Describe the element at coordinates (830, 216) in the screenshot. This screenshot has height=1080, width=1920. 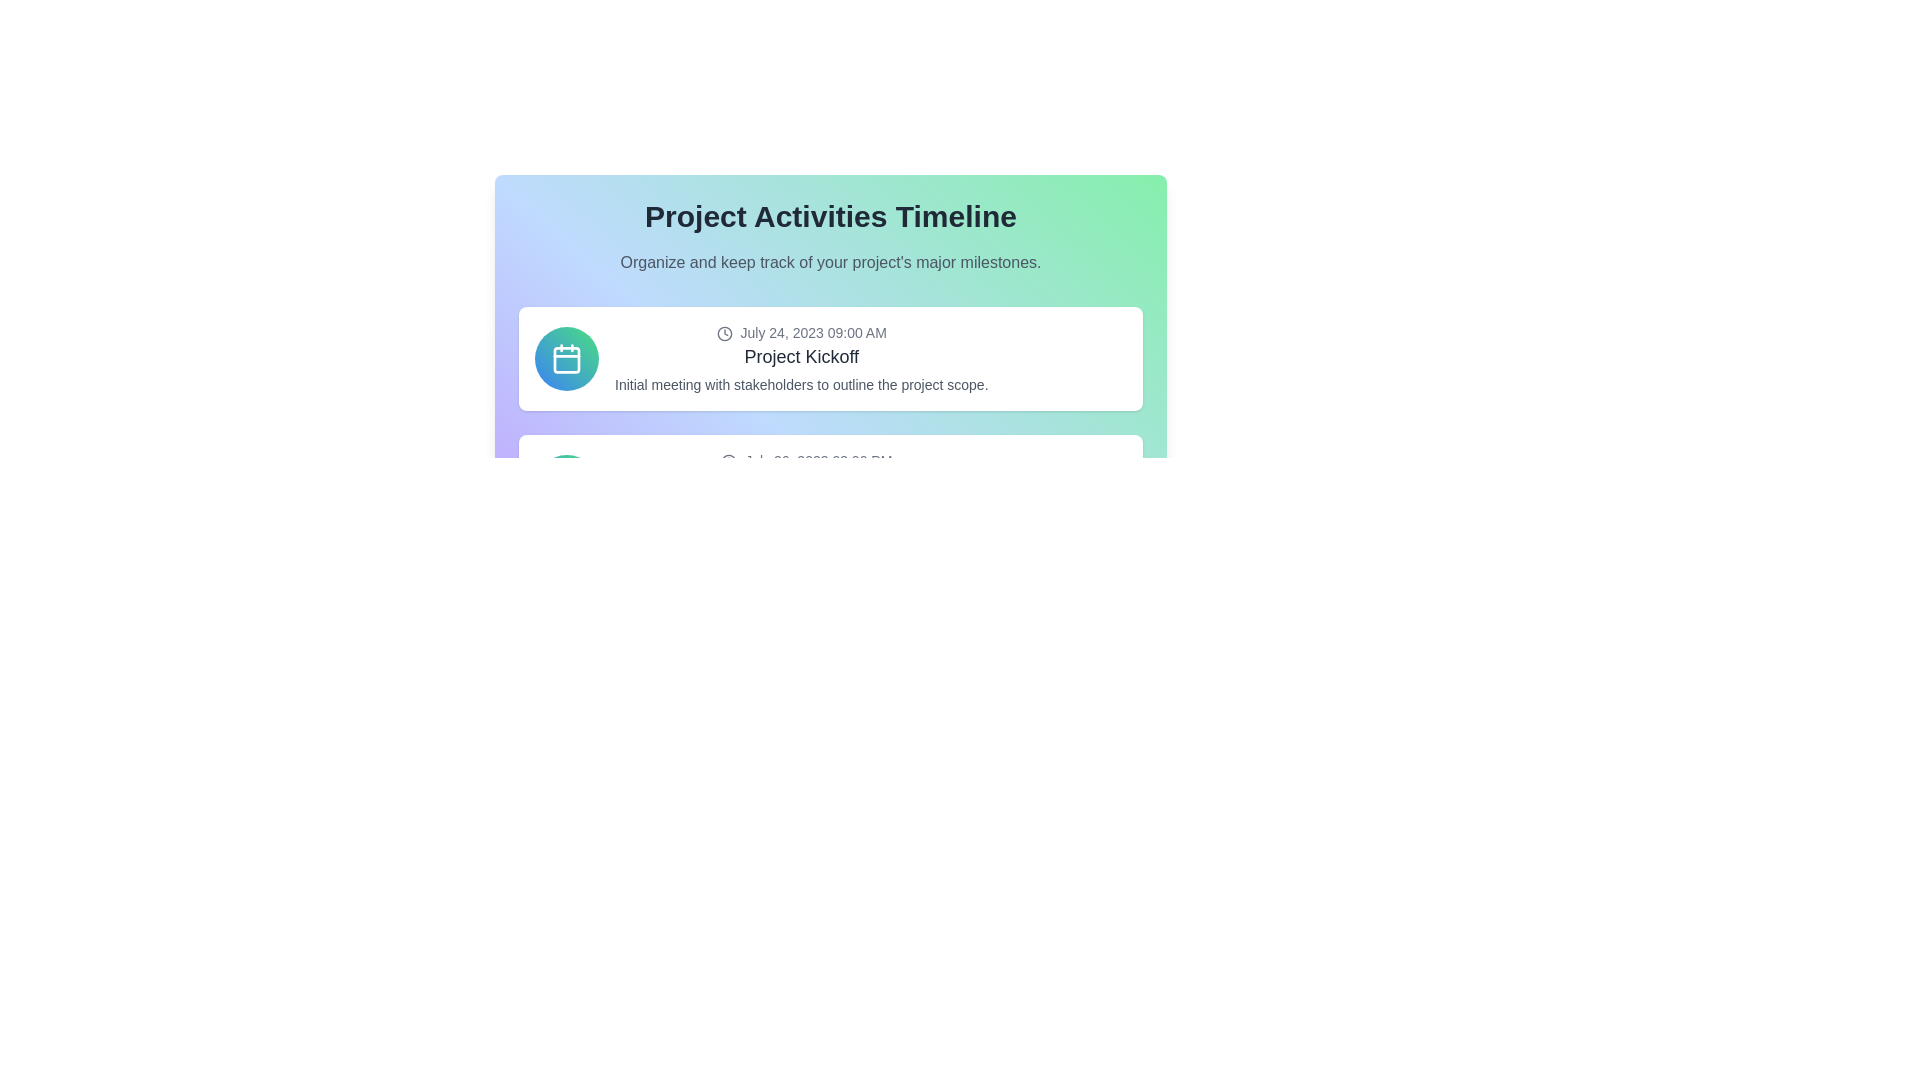
I see `the header text 'Project Activities Timeline' which is styled in bold and large font, positioned at the top-center of the interface` at that location.